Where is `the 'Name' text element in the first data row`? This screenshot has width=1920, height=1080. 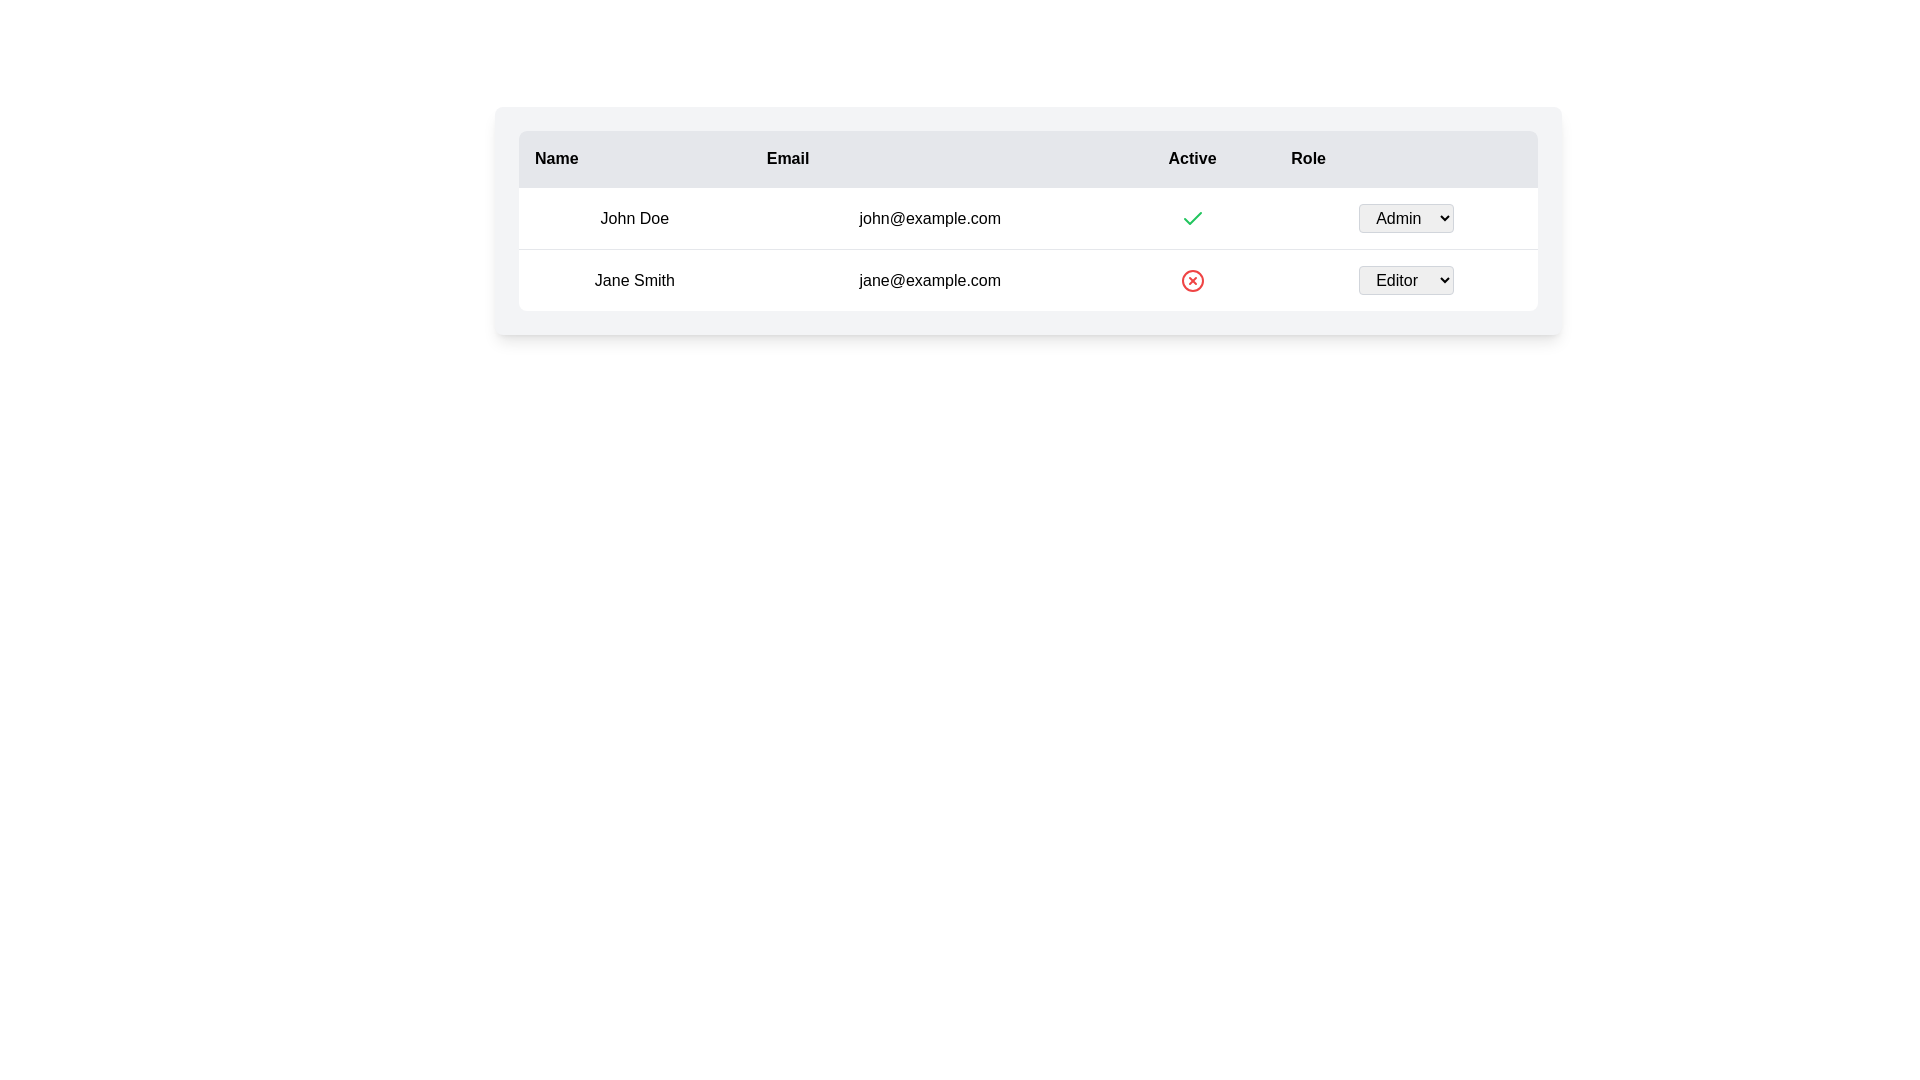
the 'Name' text element in the first data row is located at coordinates (633, 218).